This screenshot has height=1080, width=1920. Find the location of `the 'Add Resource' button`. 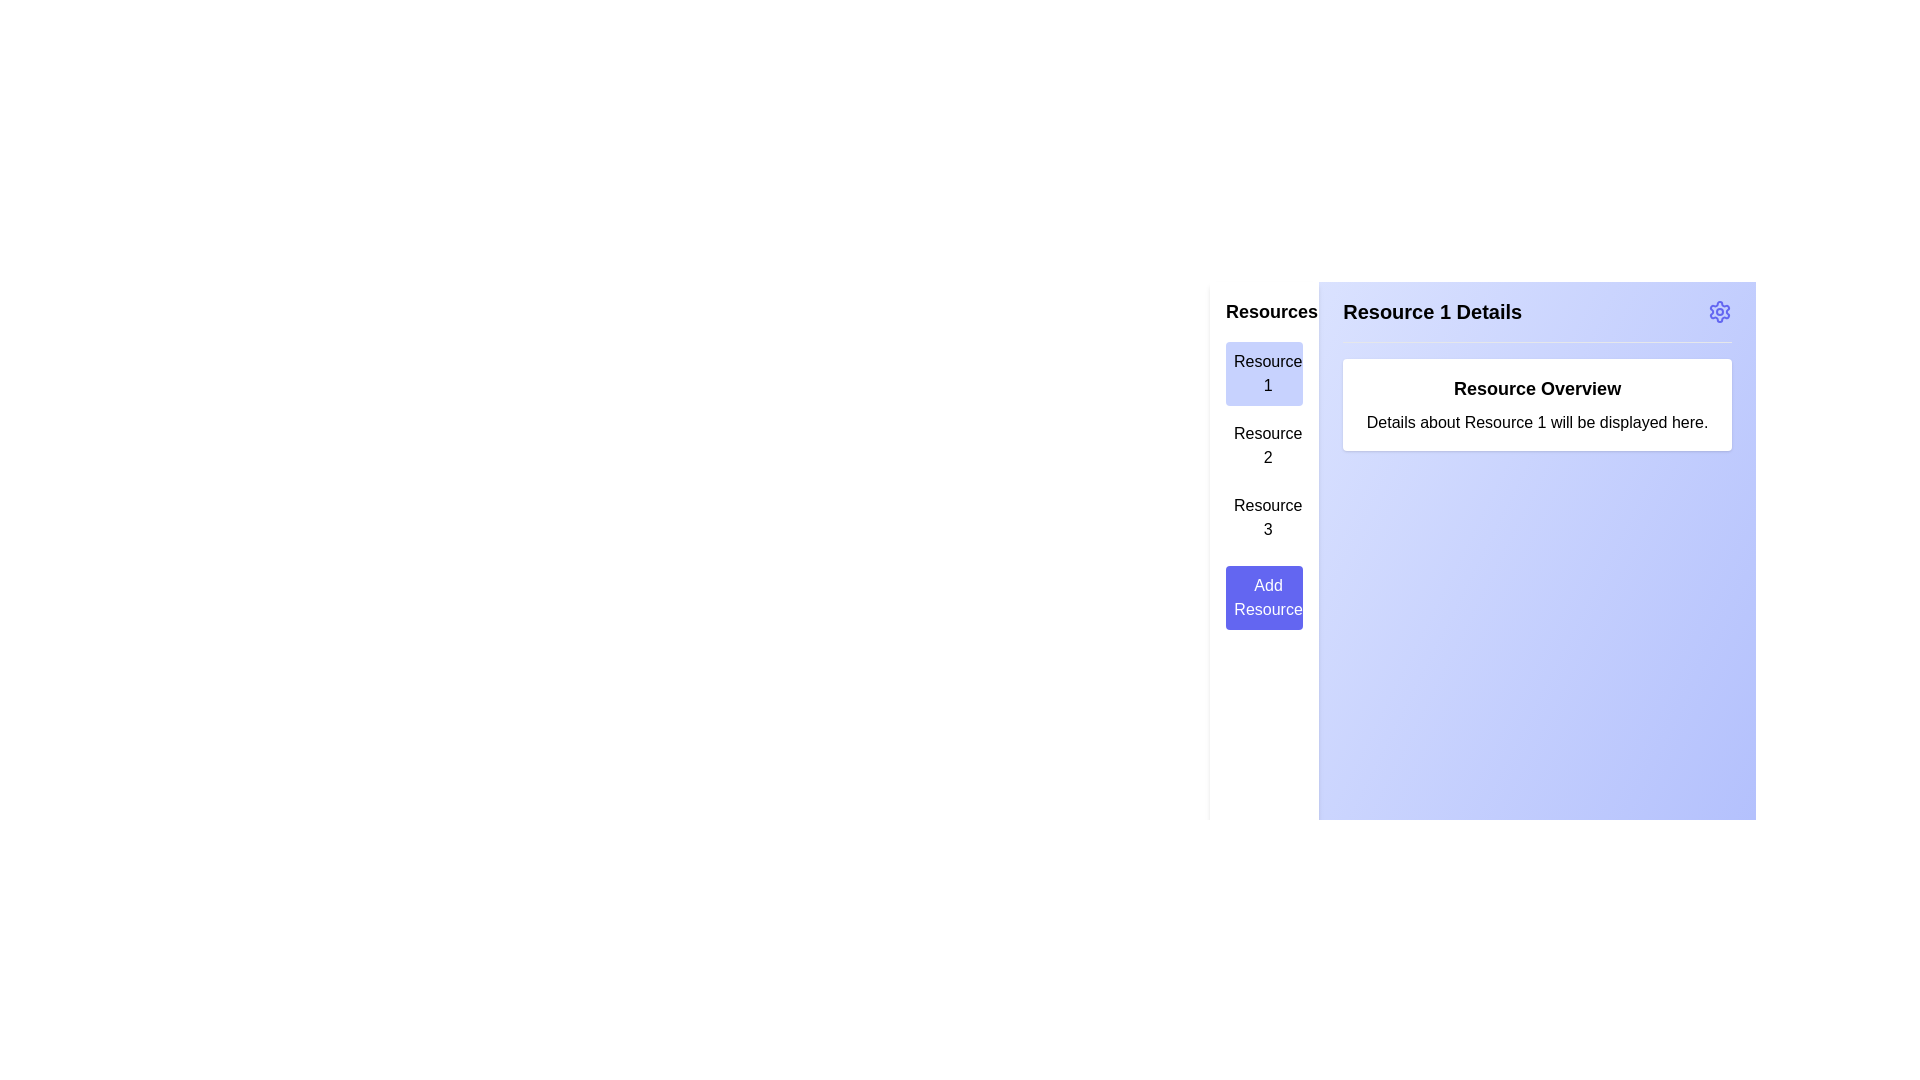

the 'Add Resource' button is located at coordinates (1262, 596).